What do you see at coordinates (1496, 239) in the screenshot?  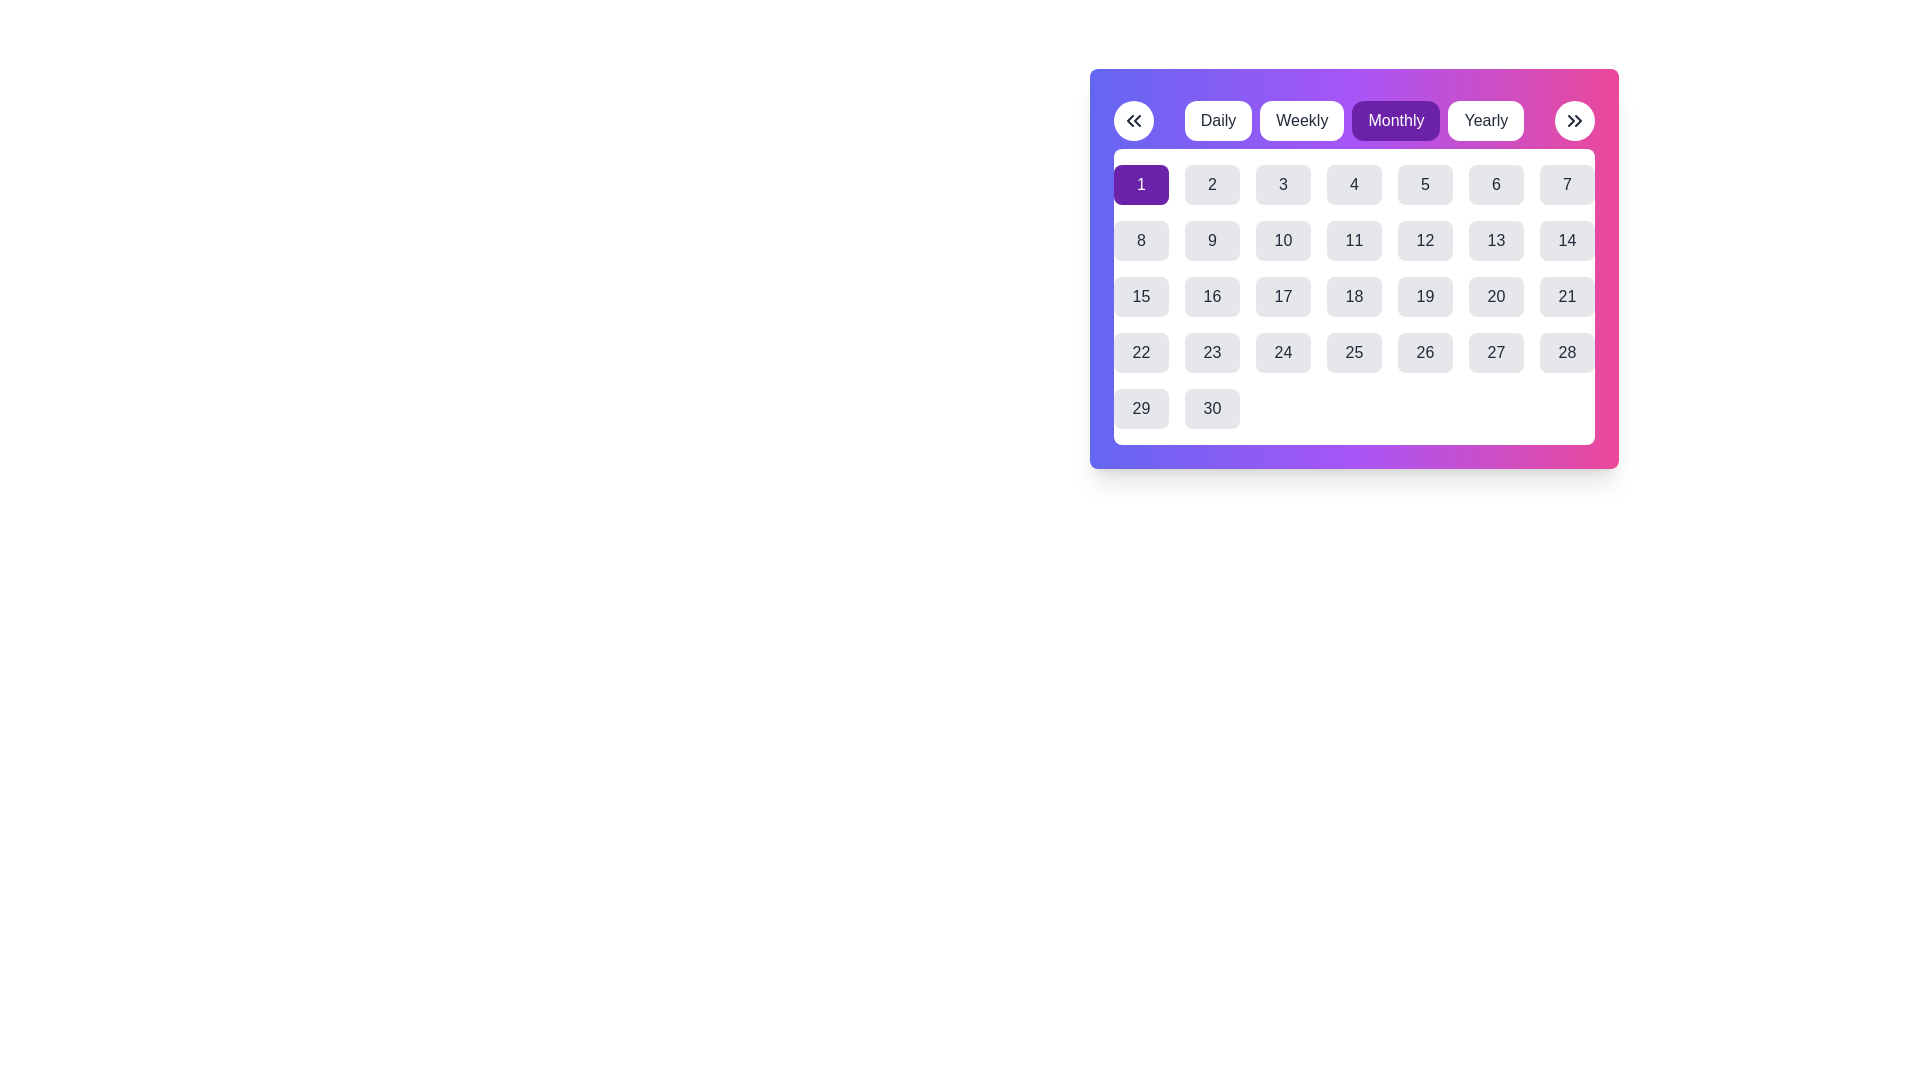 I see `the button displaying the number '13' with a light gray background, located in the second row of a date grid in the calendar interface` at bounding box center [1496, 239].